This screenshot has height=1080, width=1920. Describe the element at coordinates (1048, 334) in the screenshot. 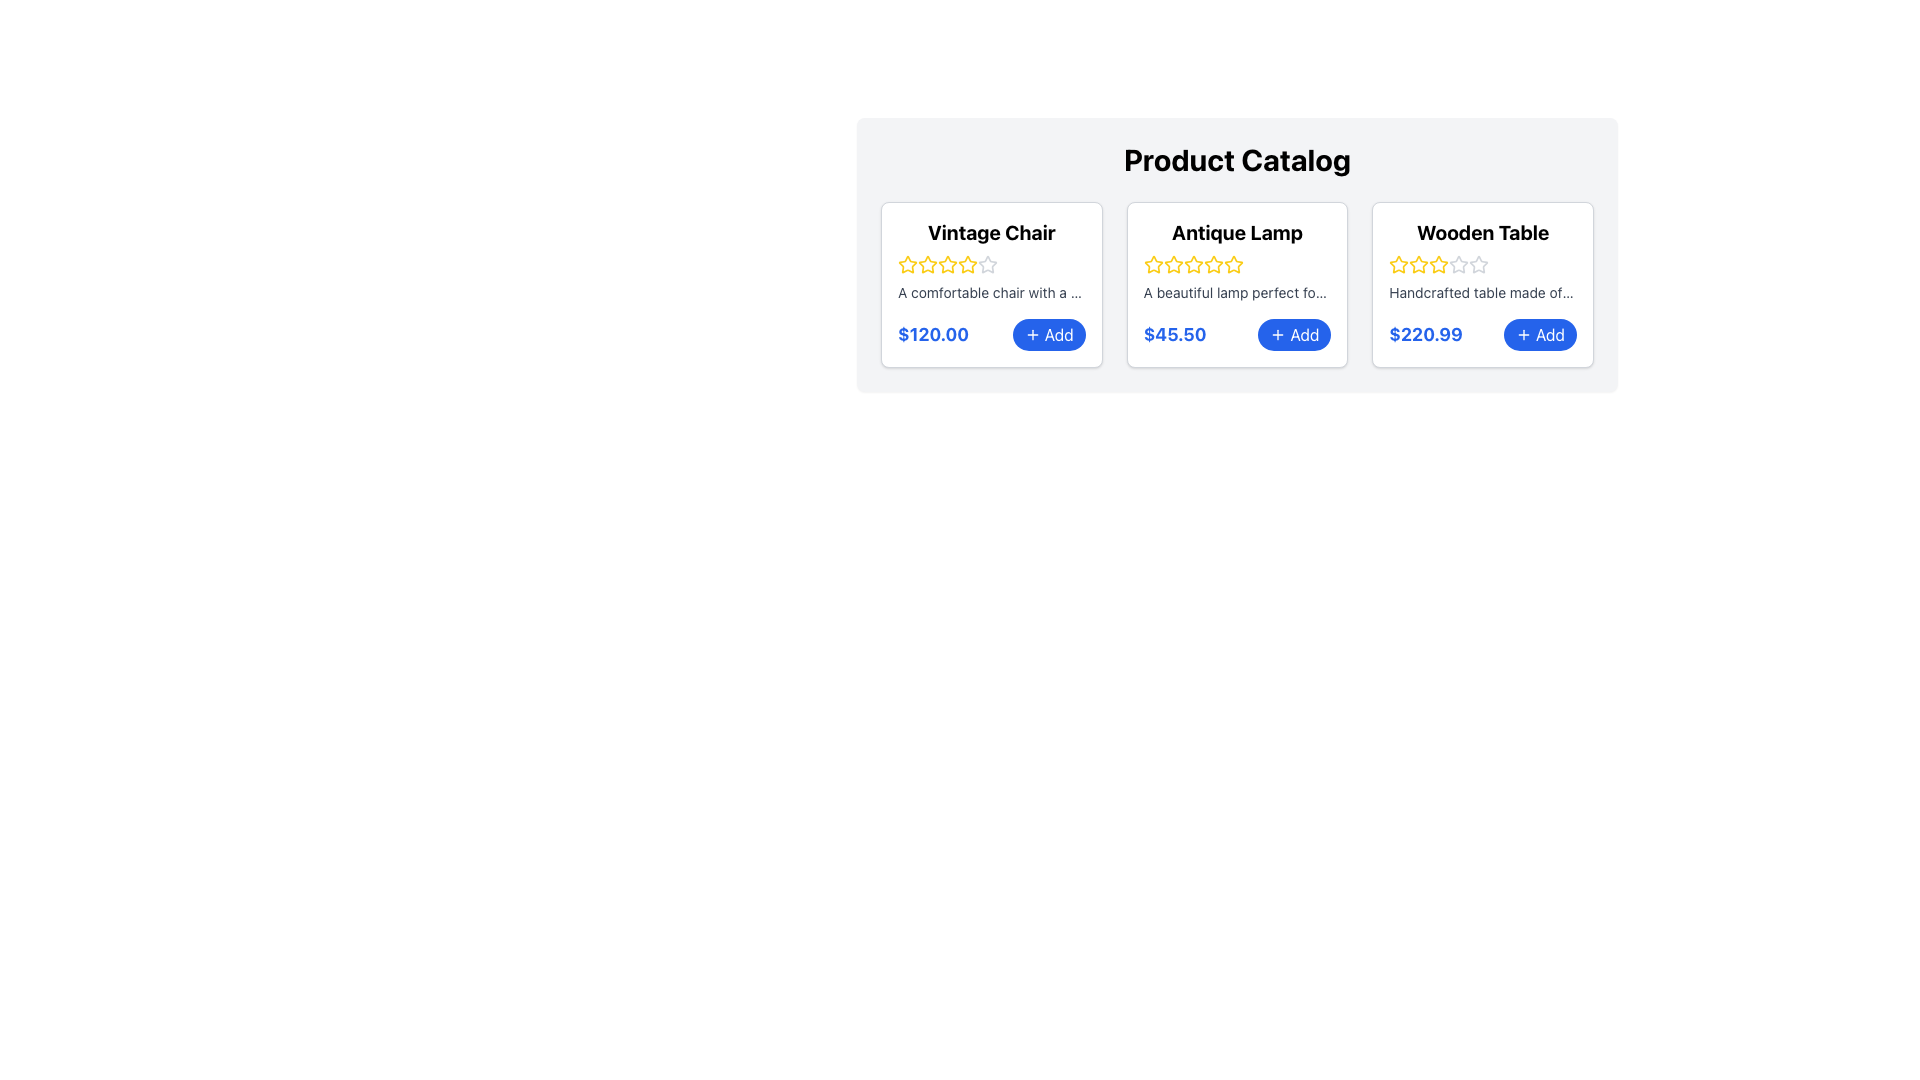

I see `the blue button with rounded corners and white text displaying '+ Add' located at the lower right of the 'Vintage Chair' product card via keyboard navigation` at that location.